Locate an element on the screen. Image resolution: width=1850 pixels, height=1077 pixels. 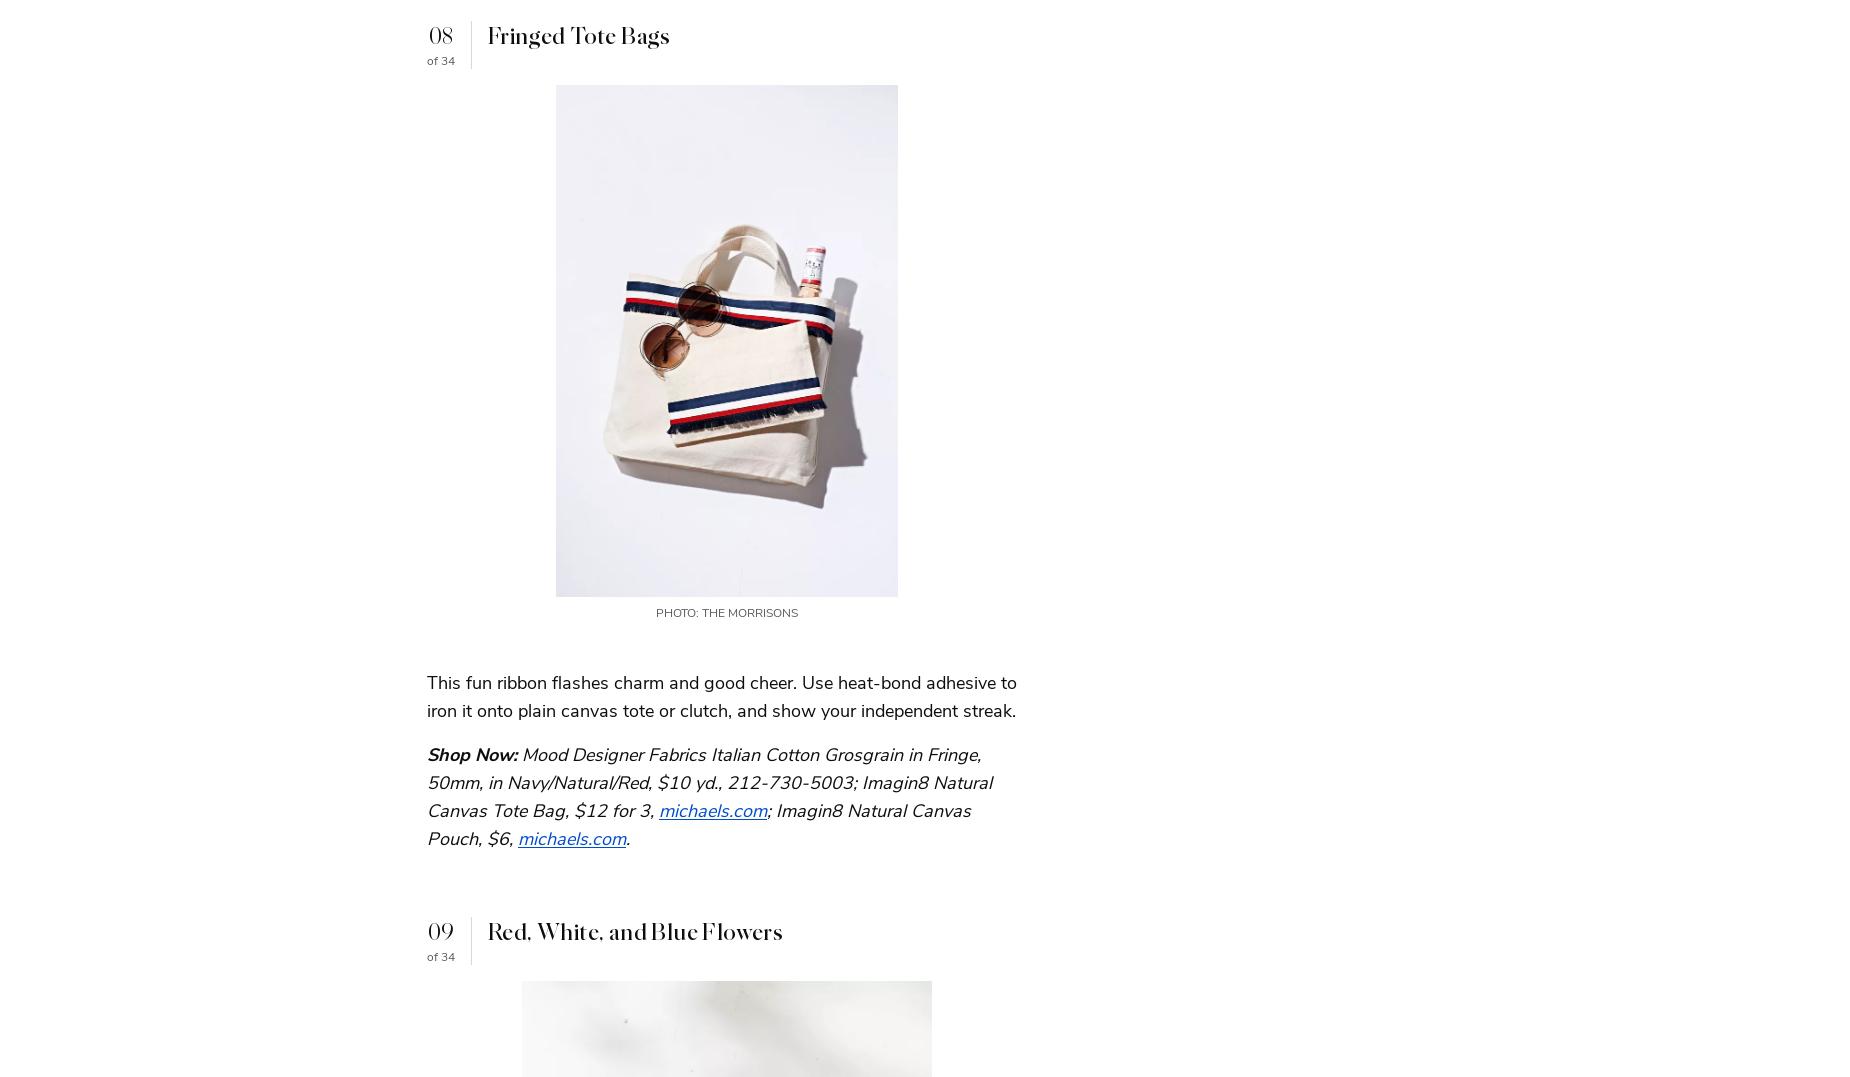
'Mood Designer Fabrics Italian Cotton Grosgrain in Fringe, 50mm, in Navy/Natural/Red, $10 yd., 212-730-5003; Imagin8 Natural Canvas Tote Bag, $12 for 3,' is located at coordinates (709, 781).